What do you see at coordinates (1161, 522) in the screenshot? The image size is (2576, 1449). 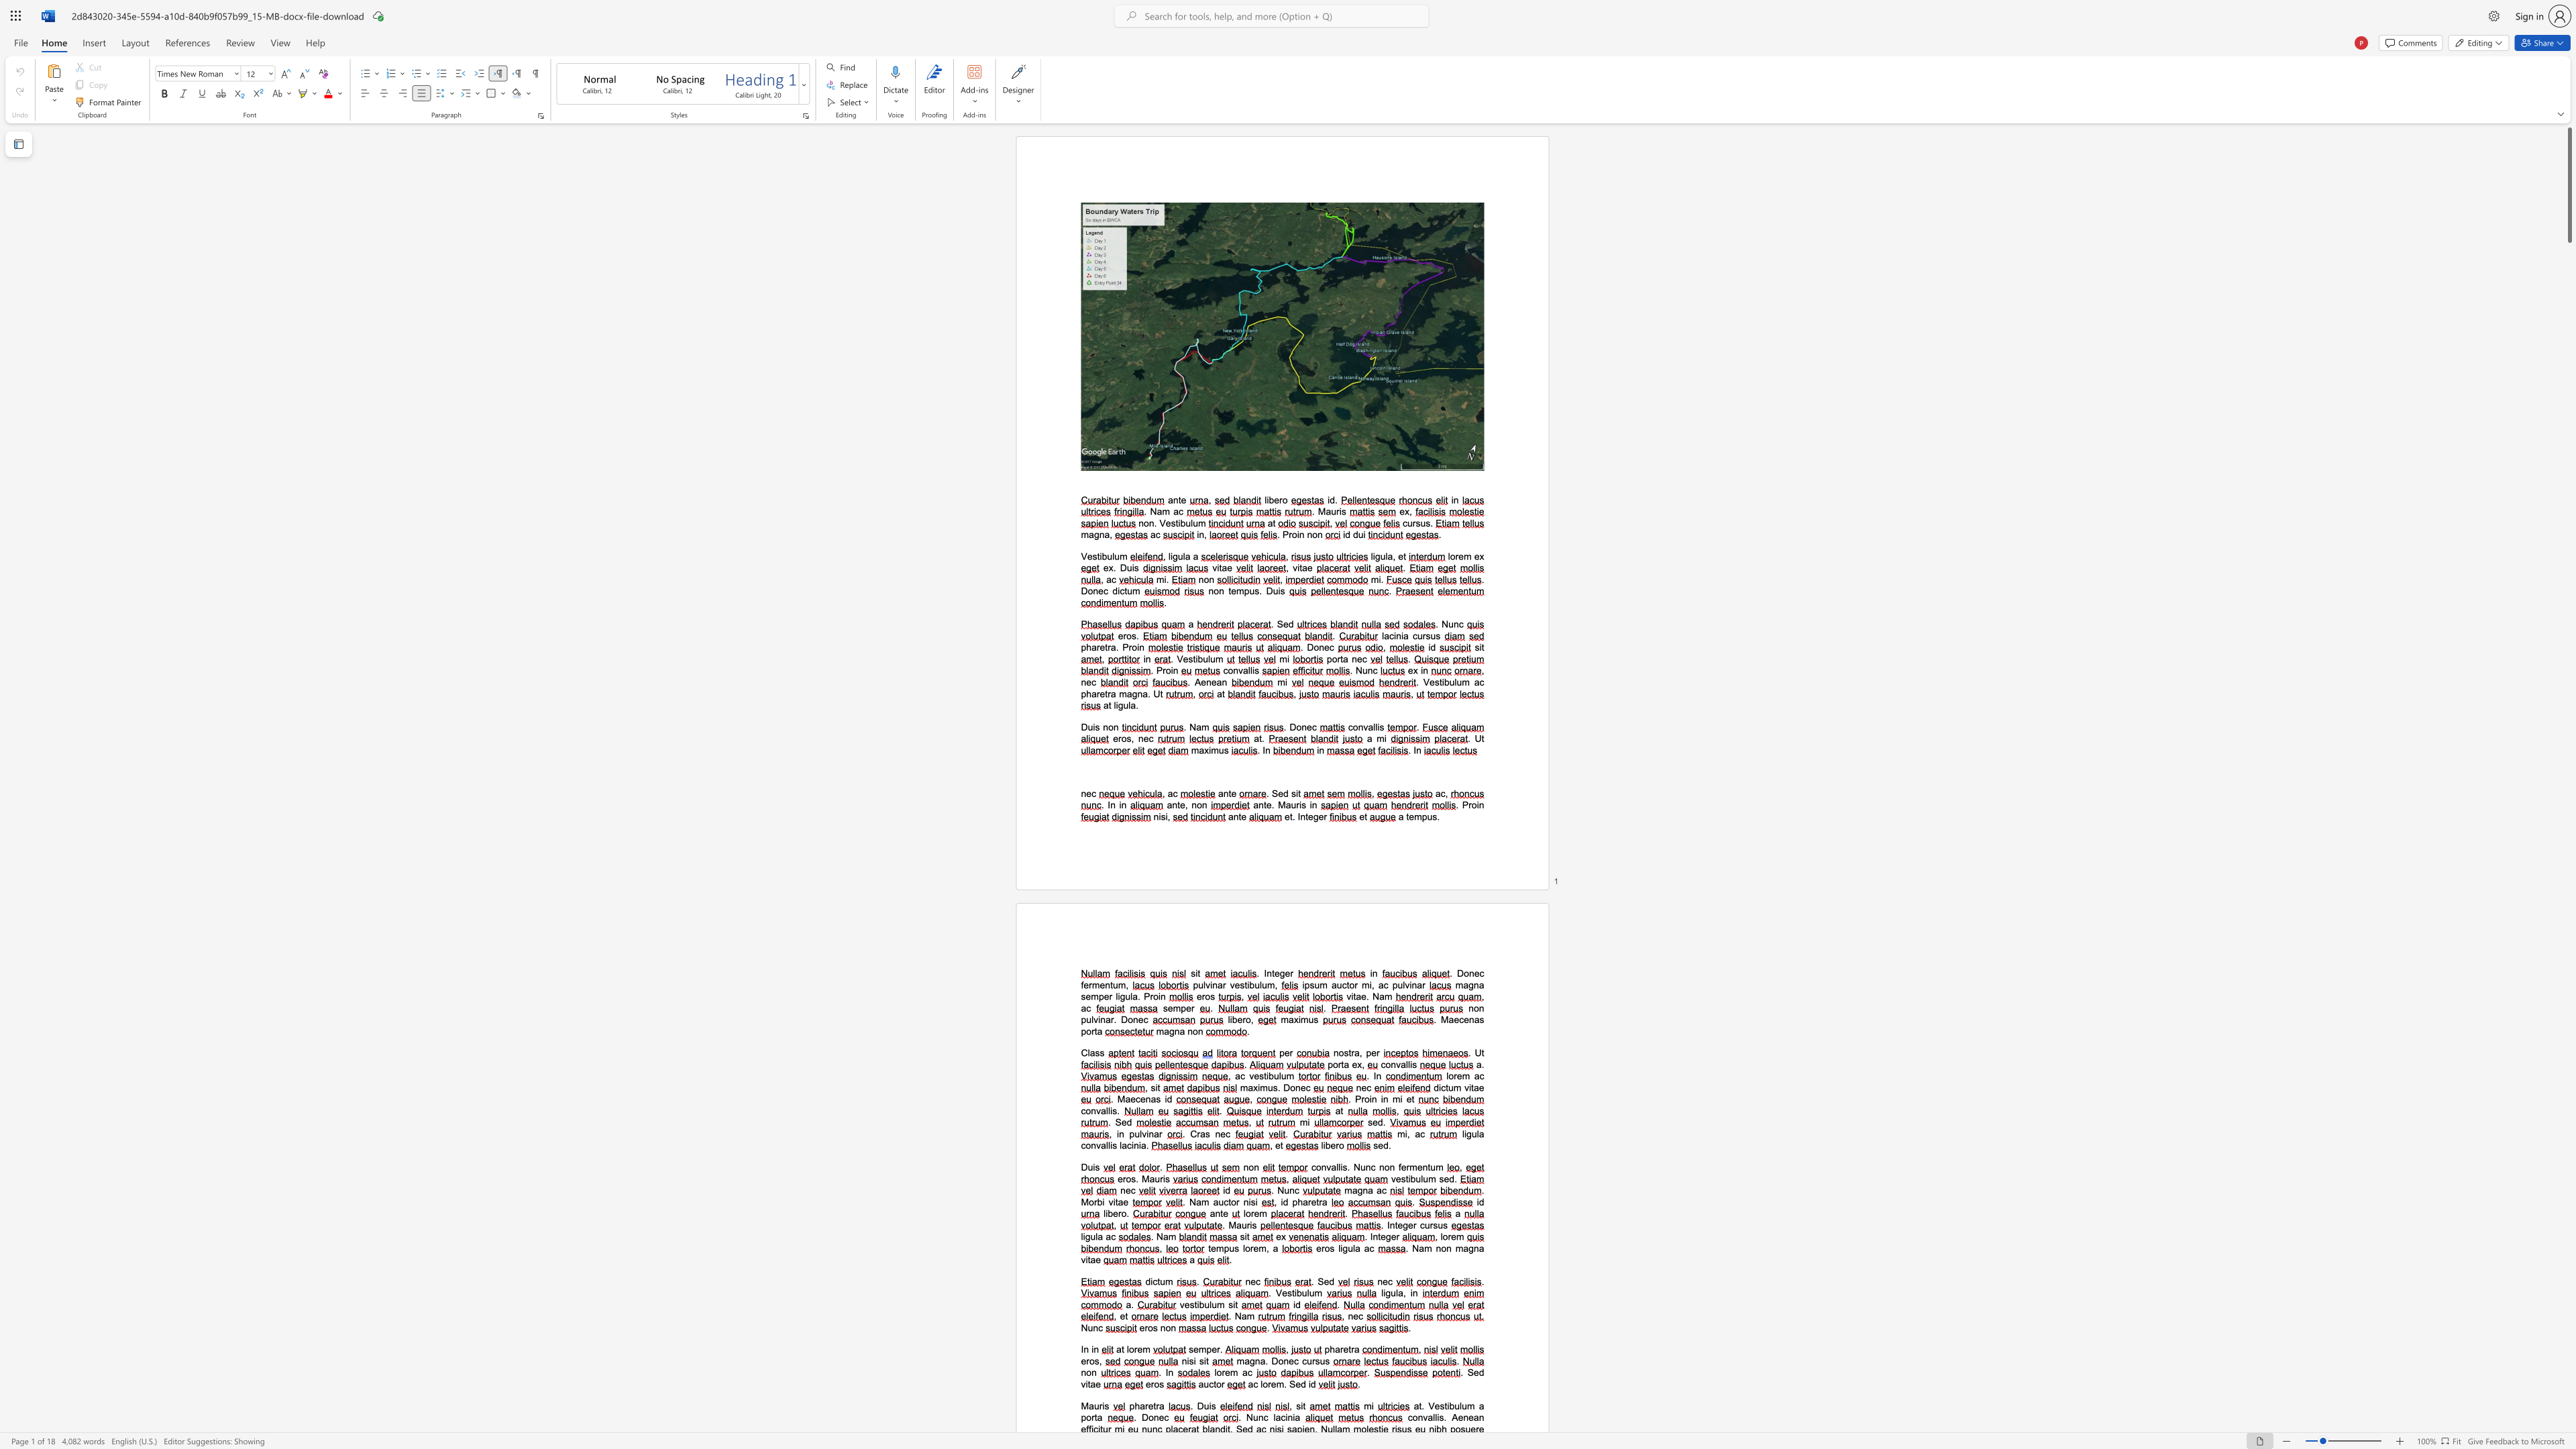 I see `the 1th character "V" in the text` at bounding box center [1161, 522].